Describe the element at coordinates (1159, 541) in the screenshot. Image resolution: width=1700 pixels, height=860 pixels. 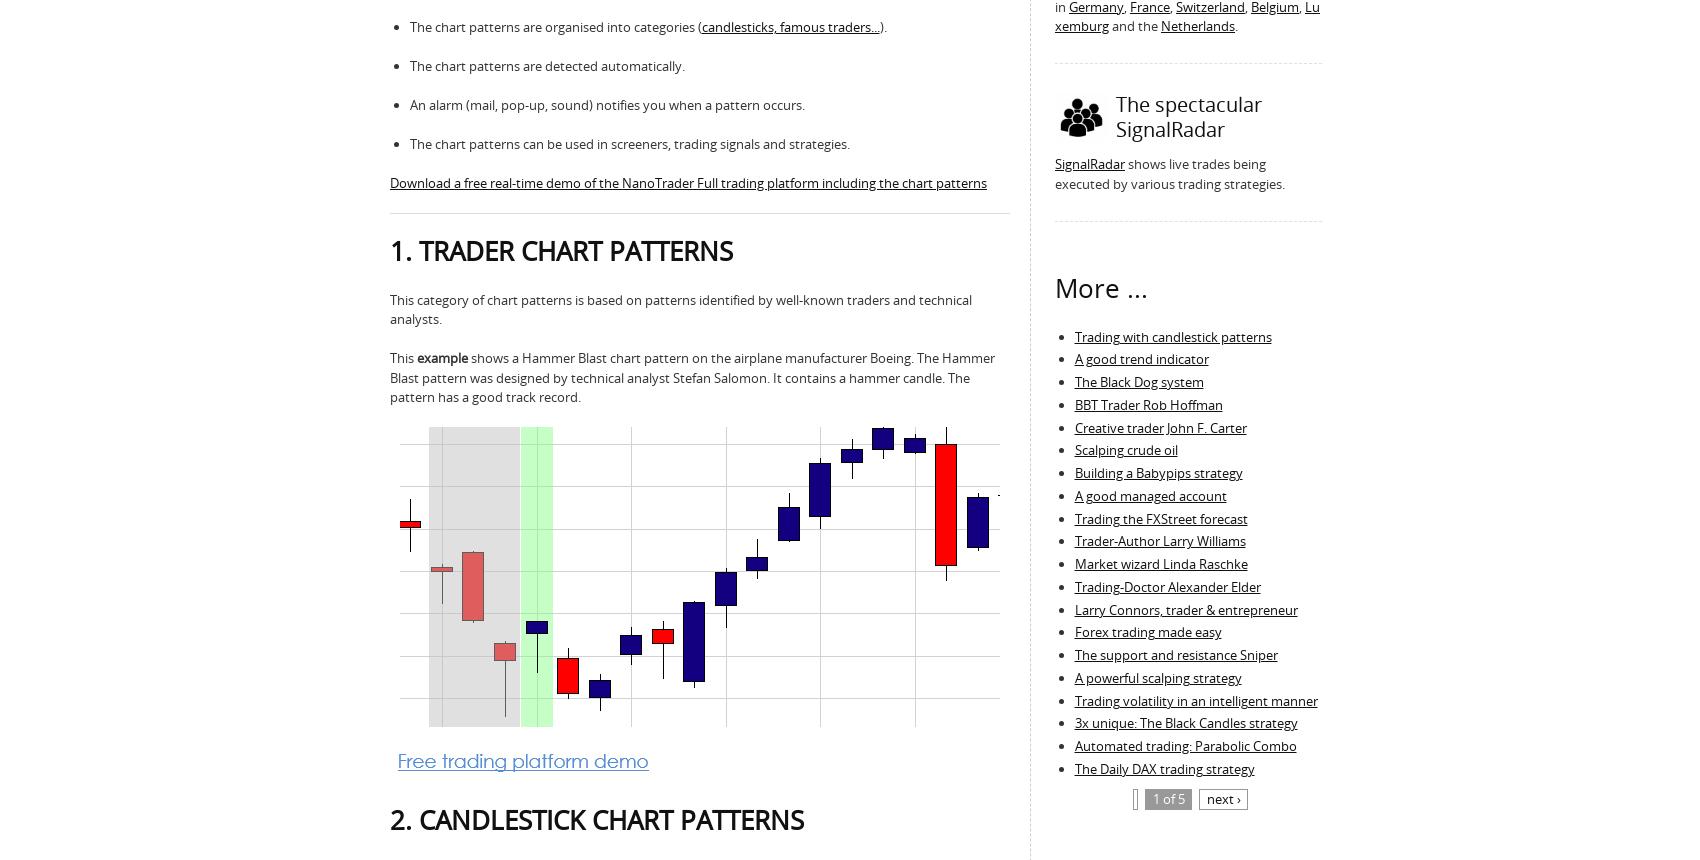
I see `'Trader-Author Larry Williams'` at that location.